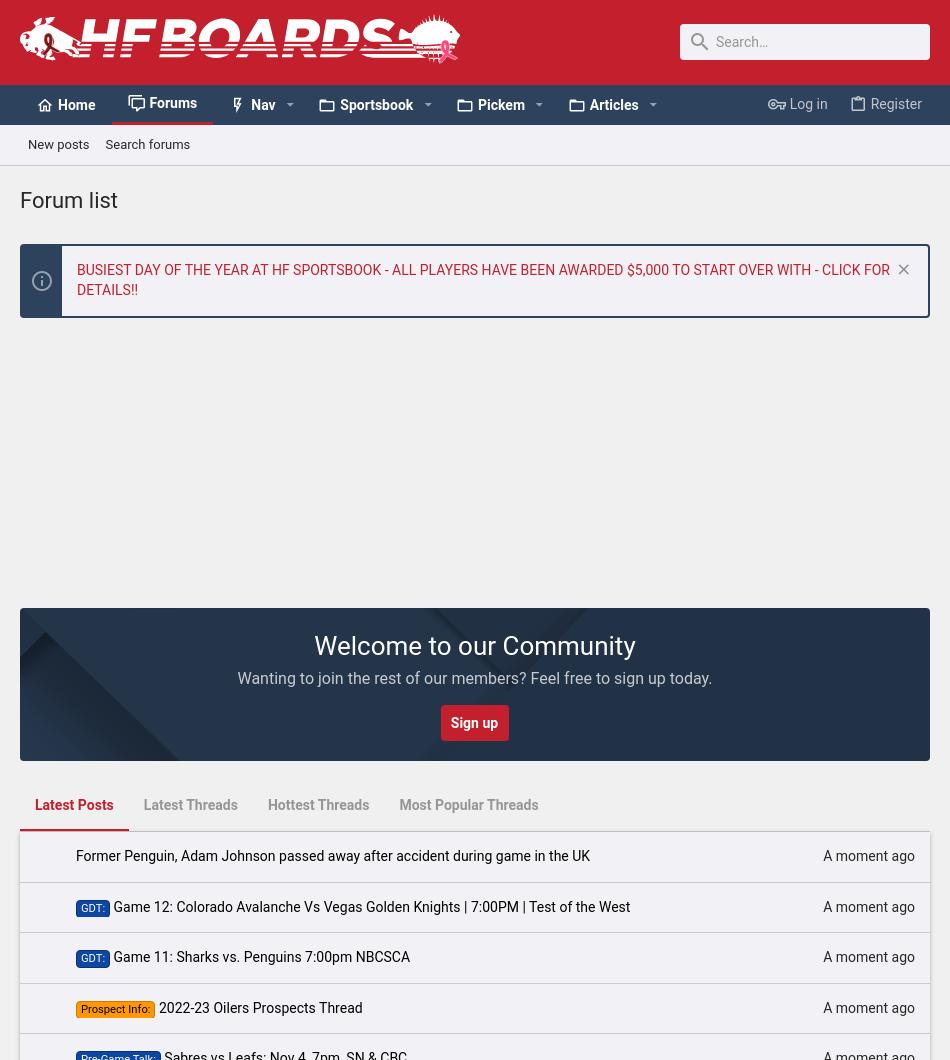 This screenshot has height=1060, width=950. What do you see at coordinates (190, 804) in the screenshot?
I see `'Latest Threads'` at bounding box center [190, 804].